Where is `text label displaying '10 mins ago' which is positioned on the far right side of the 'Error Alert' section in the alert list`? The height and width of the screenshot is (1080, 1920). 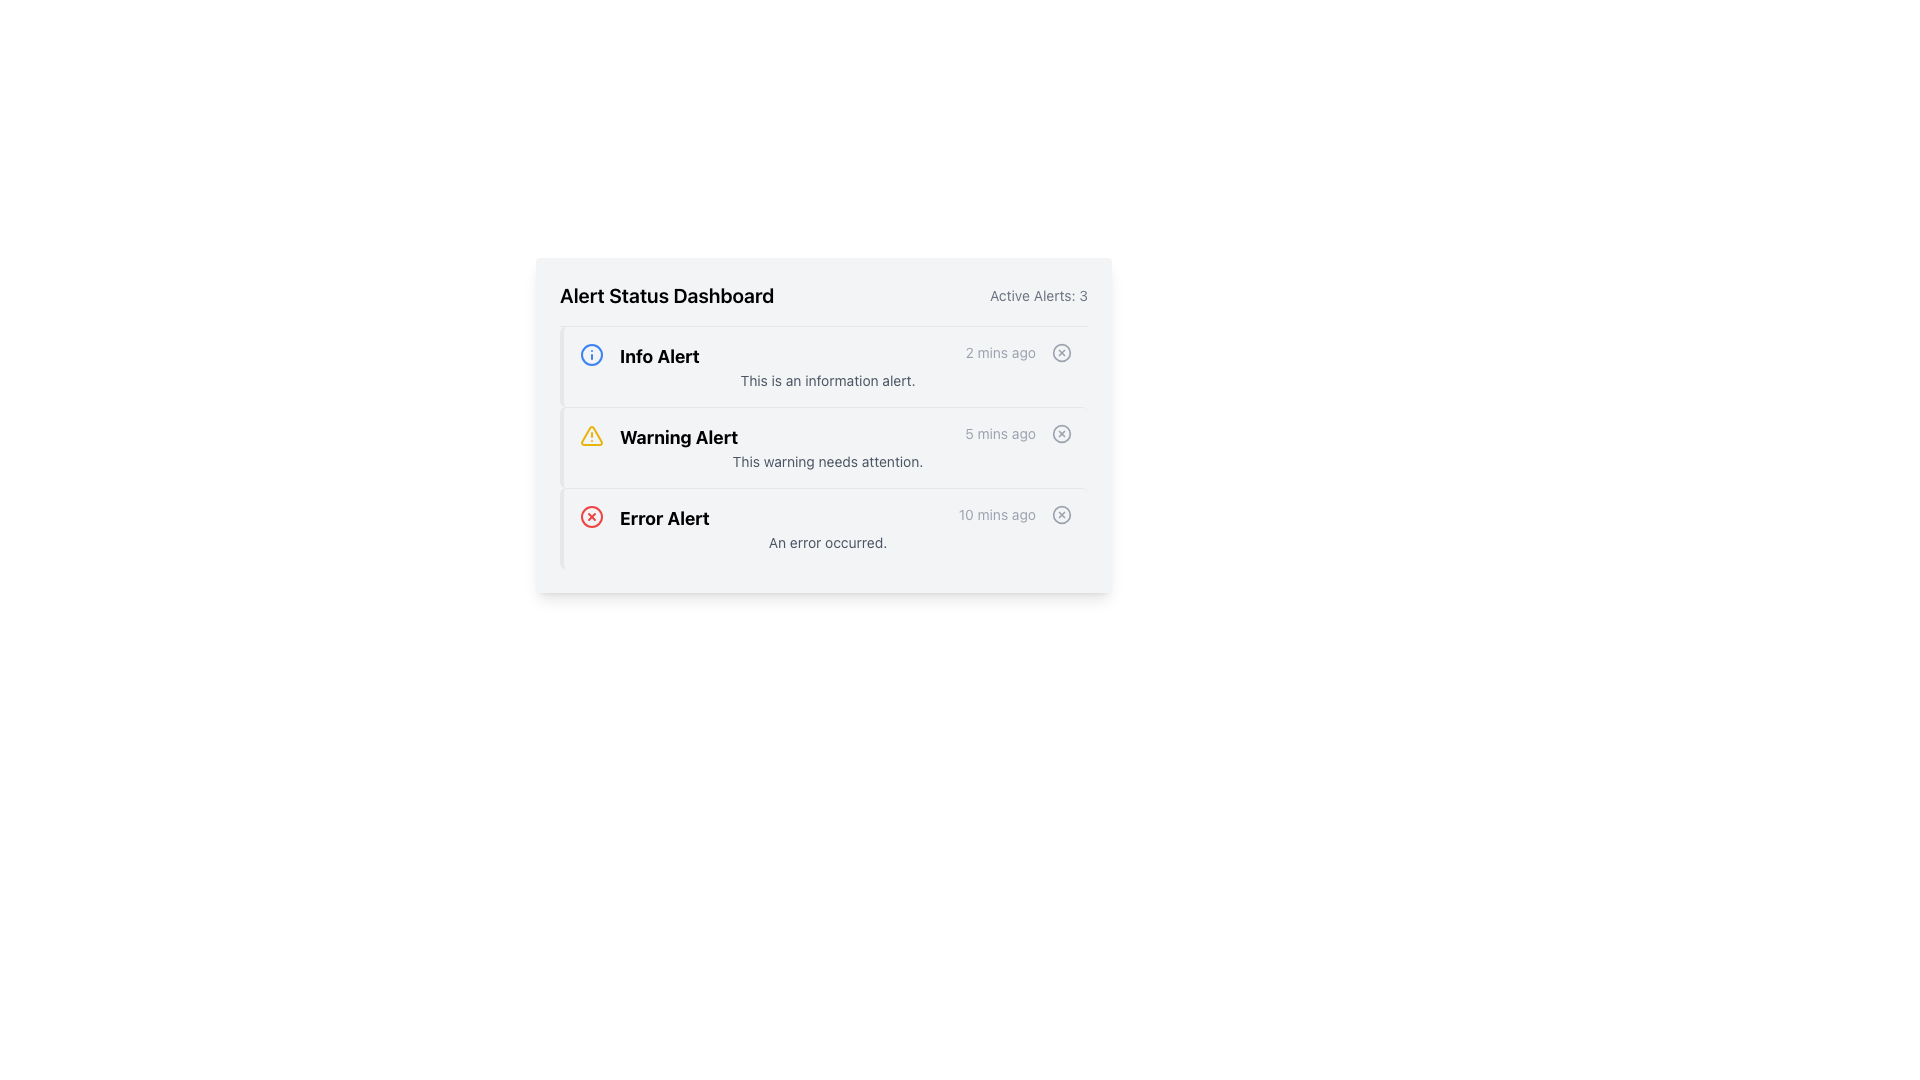
text label displaying '10 mins ago' which is positioned on the far right side of the 'Error Alert' section in the alert list is located at coordinates (997, 518).